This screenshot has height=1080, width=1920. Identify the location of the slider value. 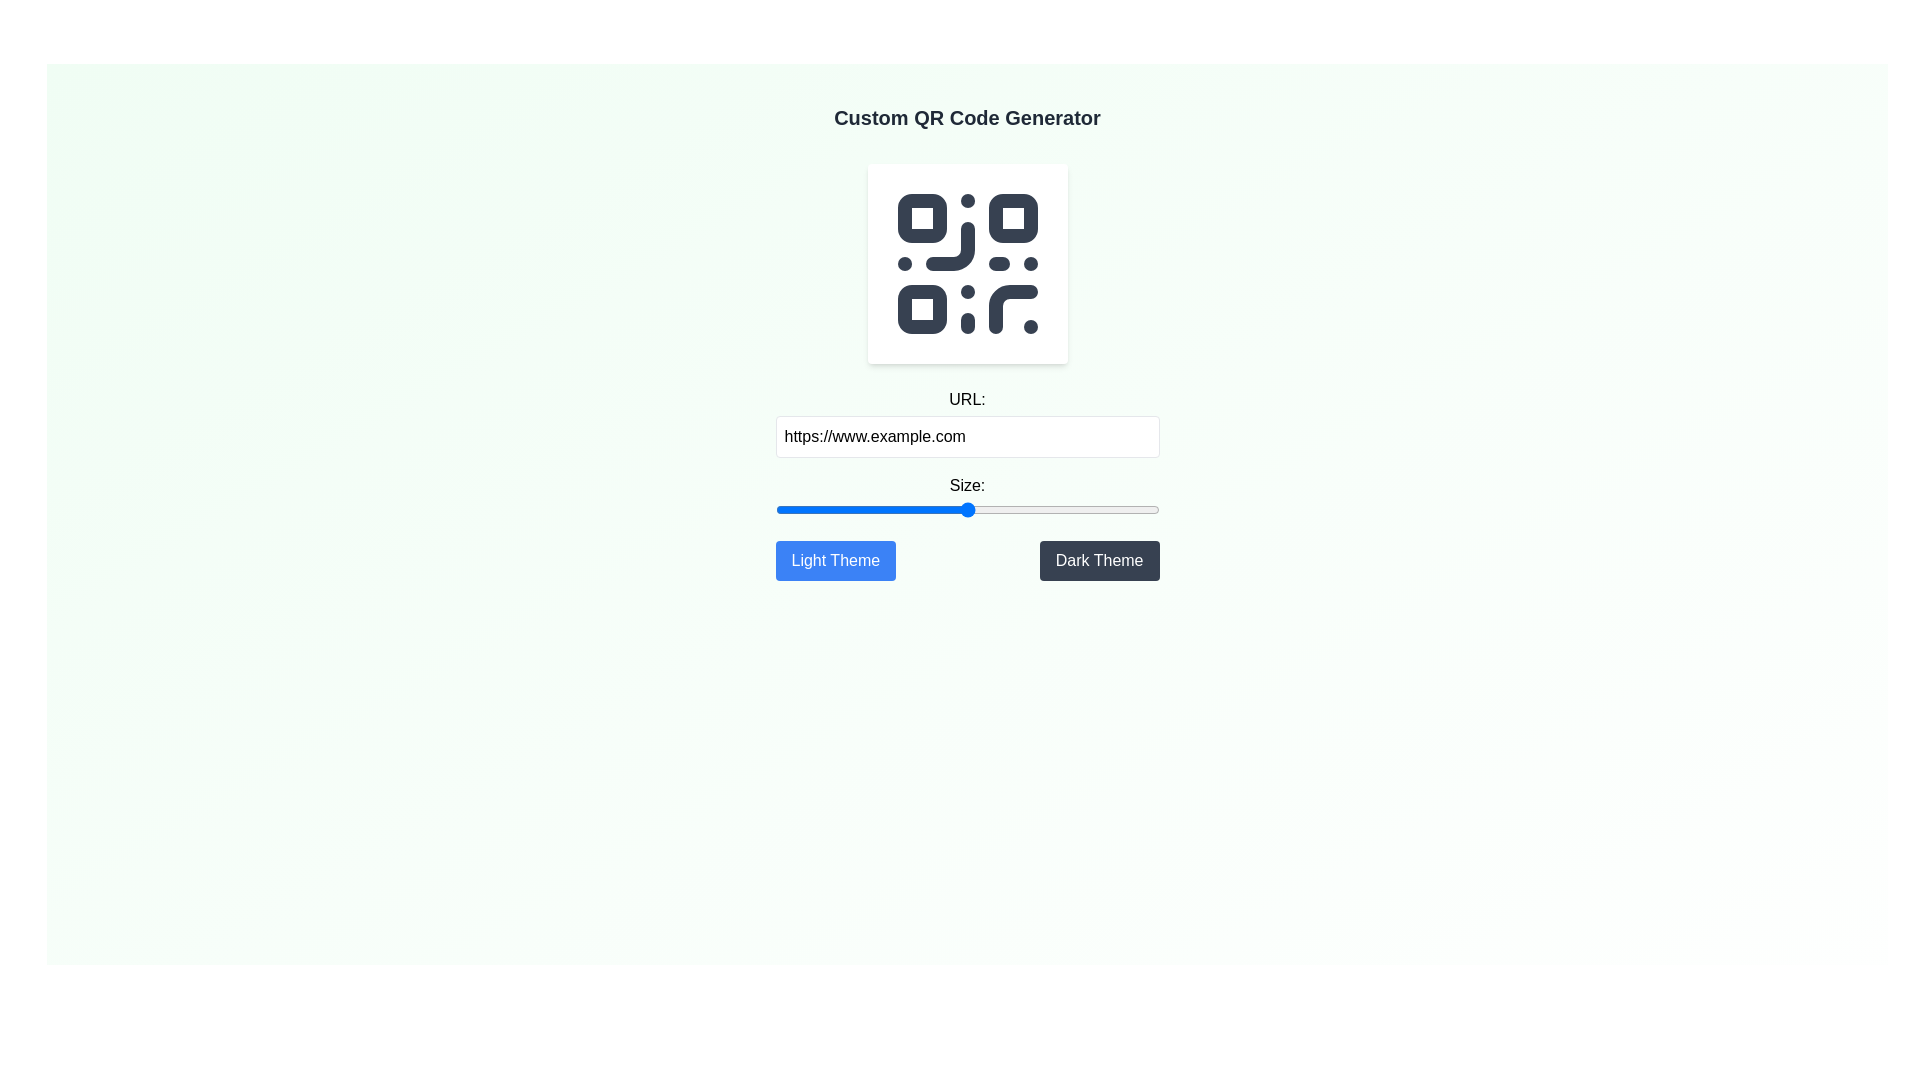
(1116, 508).